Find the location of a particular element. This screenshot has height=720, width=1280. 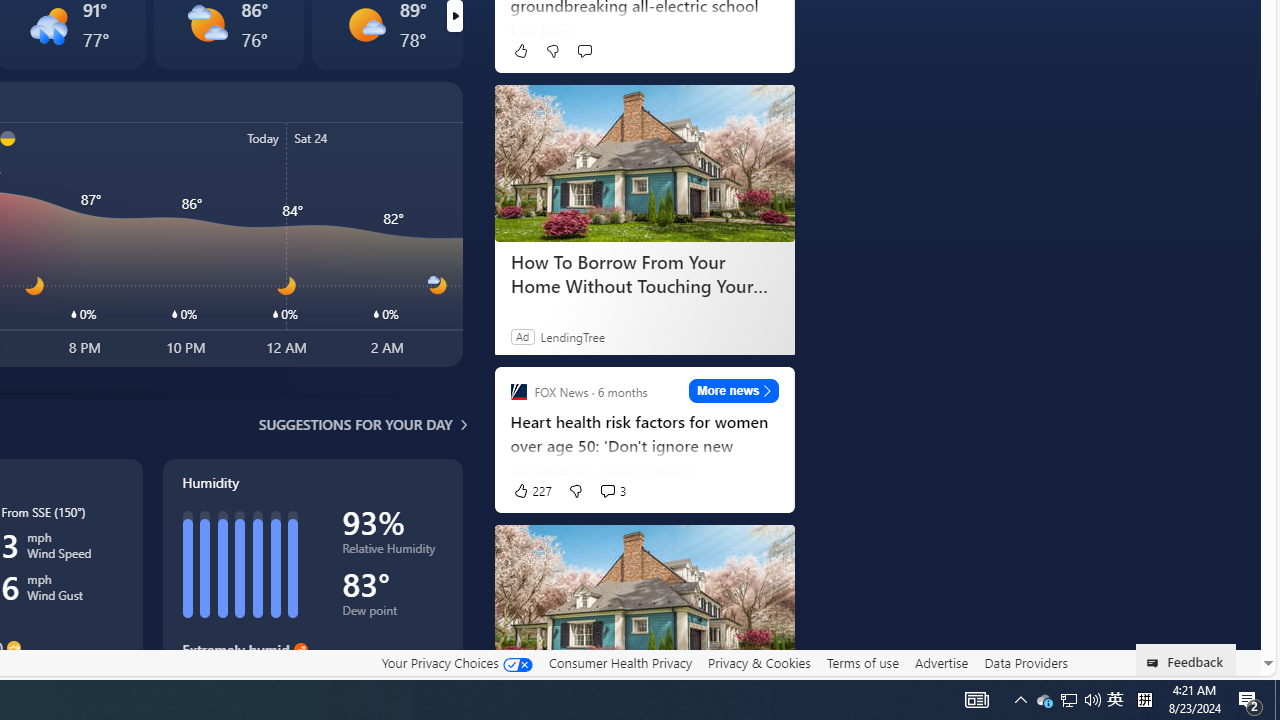

'More news' is located at coordinates (733, 390).